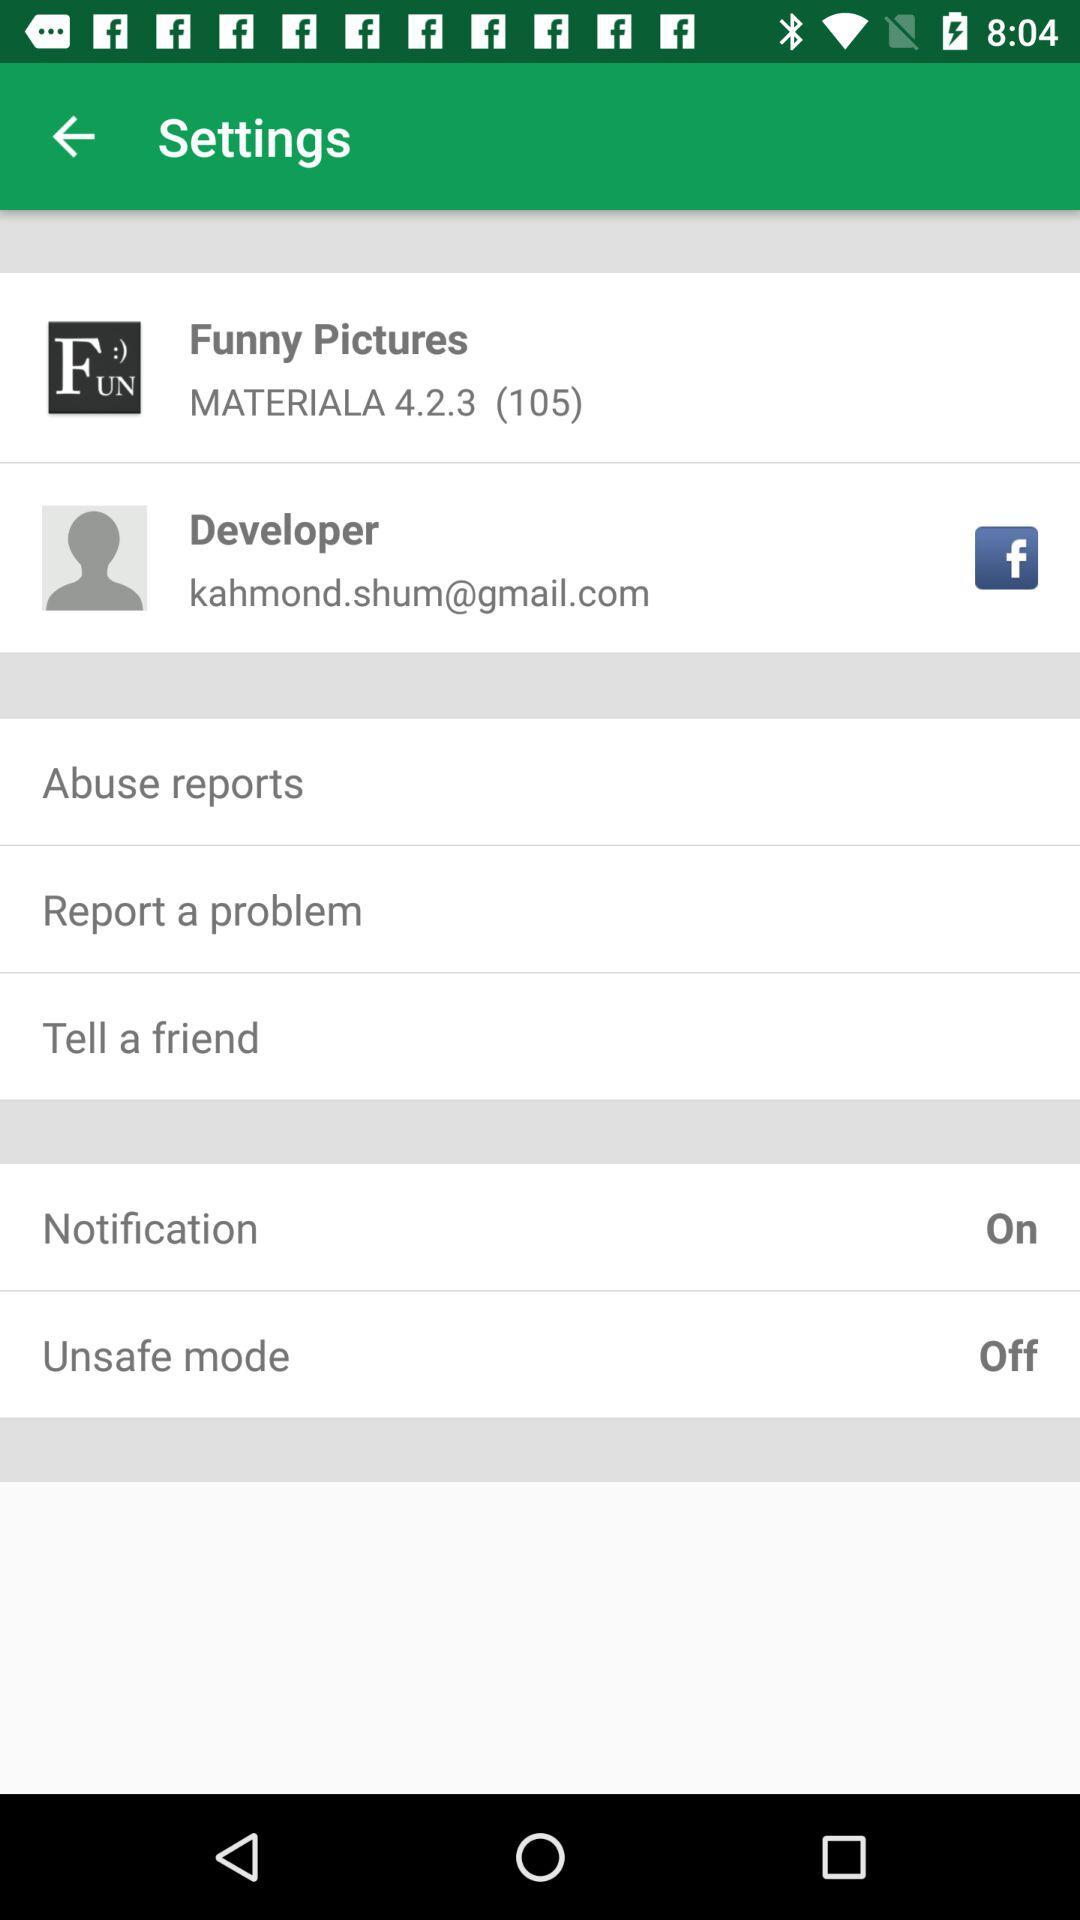 This screenshot has width=1080, height=1920. Describe the element at coordinates (540, 780) in the screenshot. I see `abuse reports` at that location.